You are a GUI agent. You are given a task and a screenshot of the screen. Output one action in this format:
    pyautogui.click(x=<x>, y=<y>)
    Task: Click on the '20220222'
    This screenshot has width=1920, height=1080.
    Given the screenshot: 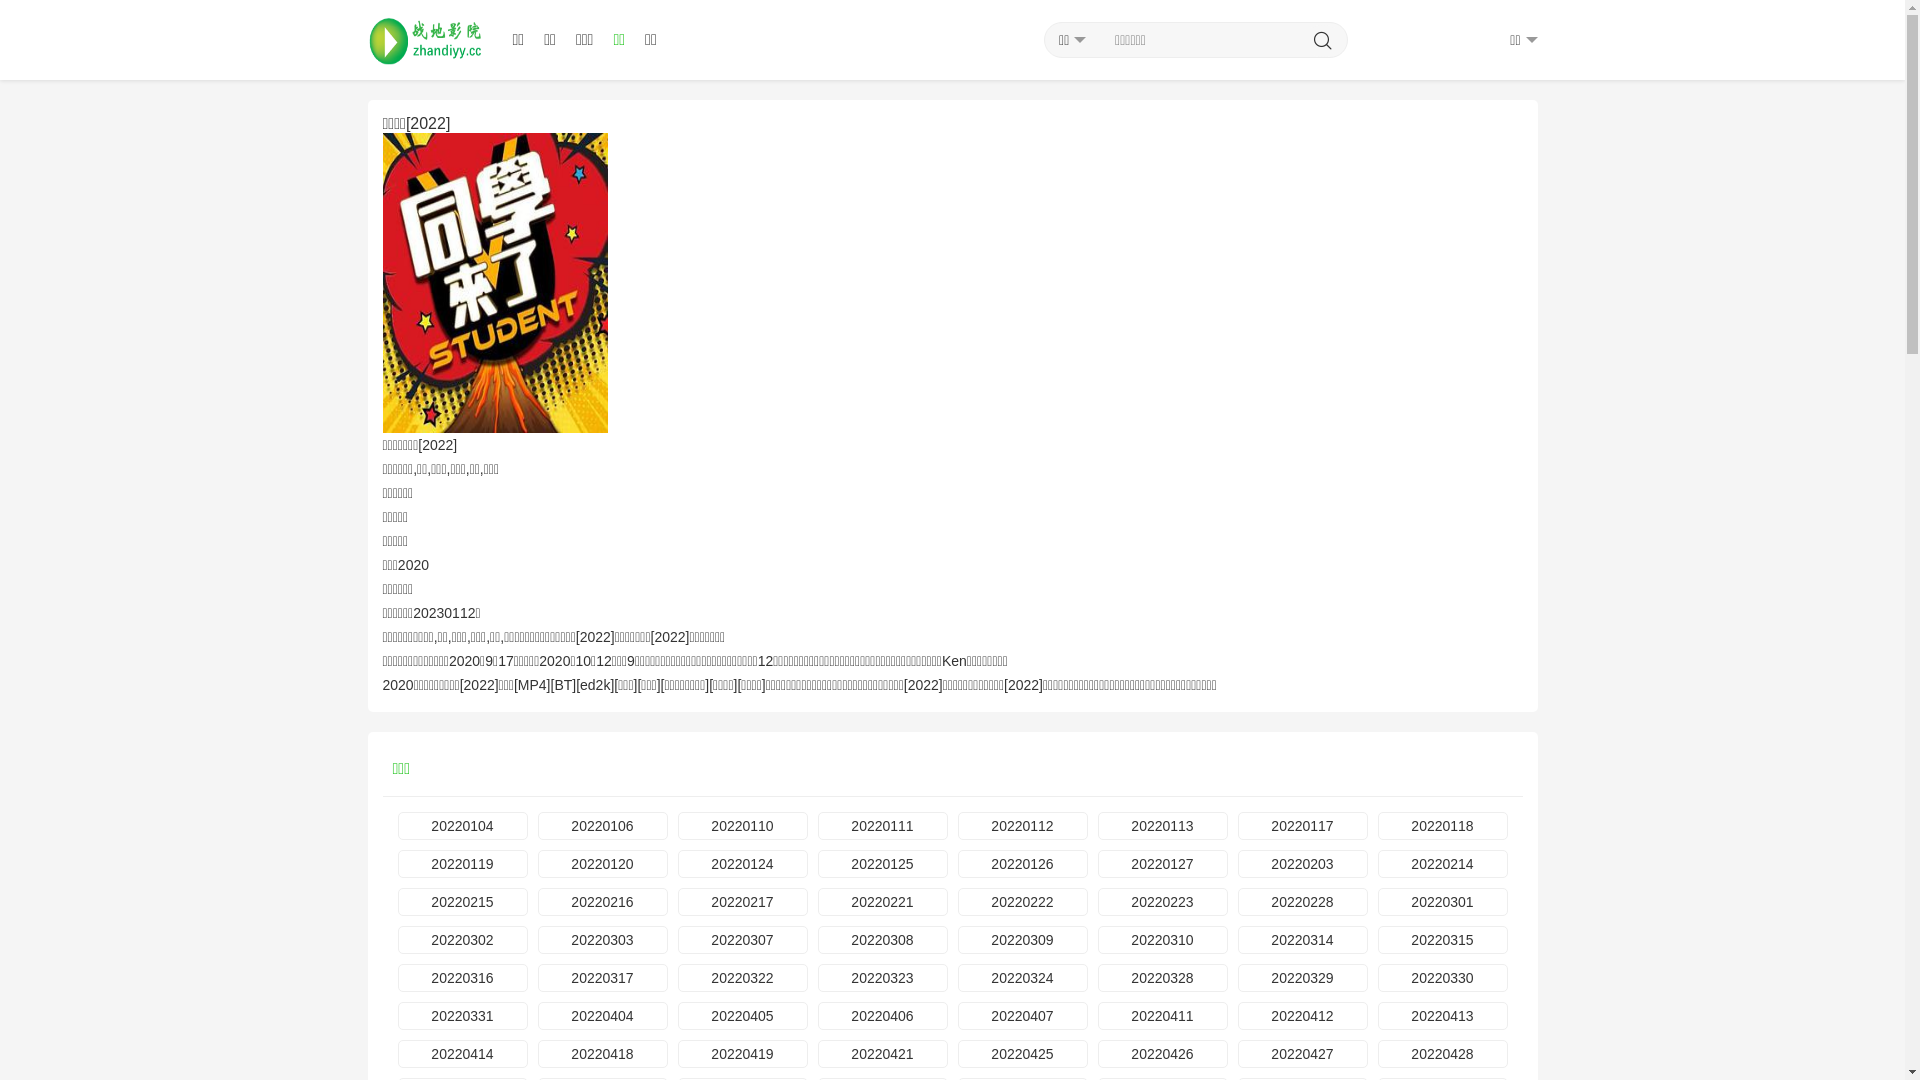 What is the action you would take?
    pyautogui.click(x=1022, y=902)
    